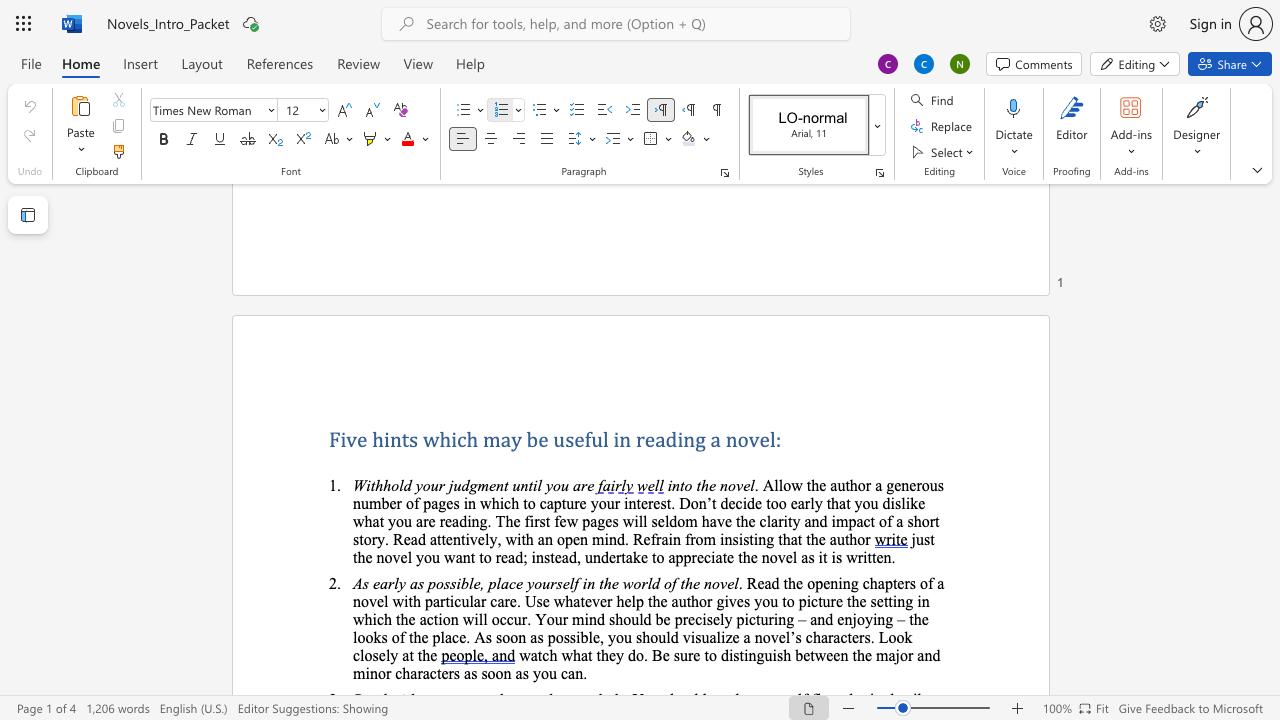 This screenshot has height=720, width=1280. What do you see at coordinates (412, 583) in the screenshot?
I see `the 2th character "a" in the text` at bounding box center [412, 583].